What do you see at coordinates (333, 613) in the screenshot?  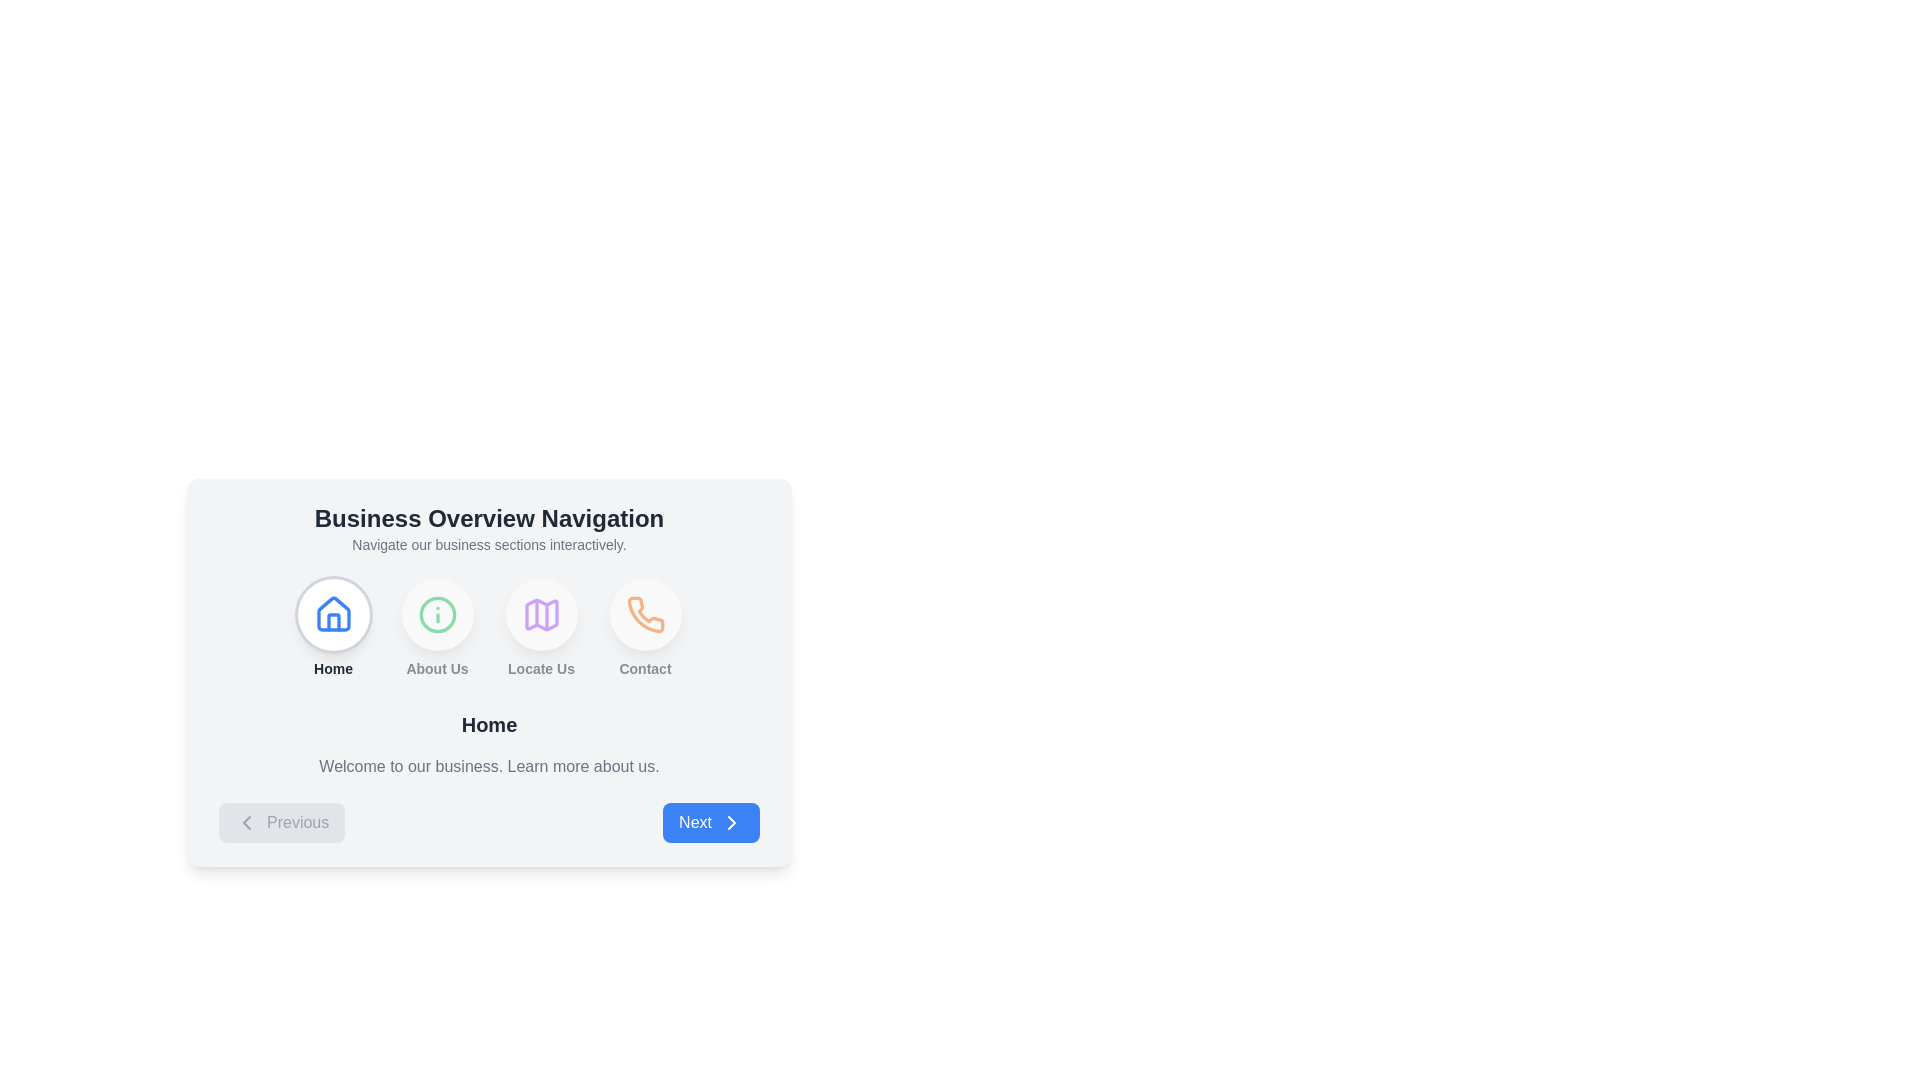 I see `the circular button with a white background and a blue house icon at its center` at bounding box center [333, 613].